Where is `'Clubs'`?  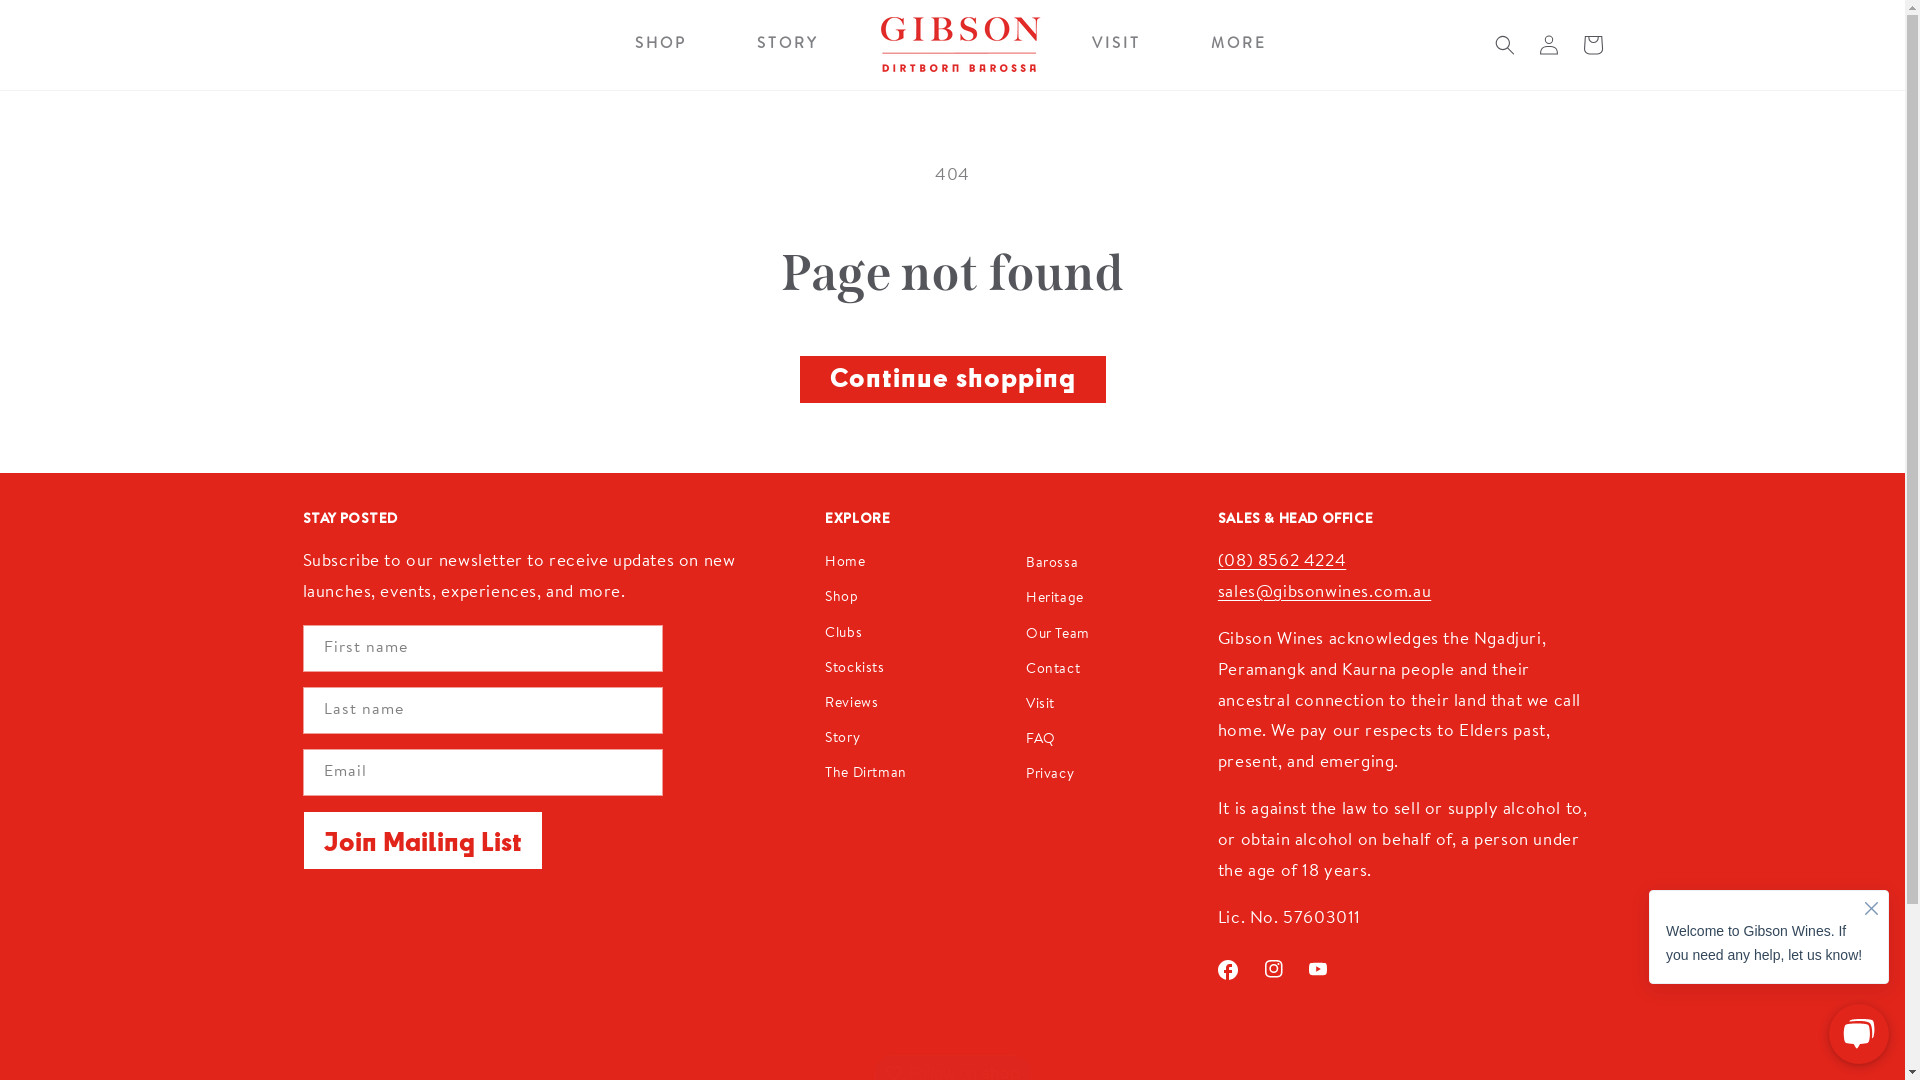
'Clubs' is located at coordinates (825, 634).